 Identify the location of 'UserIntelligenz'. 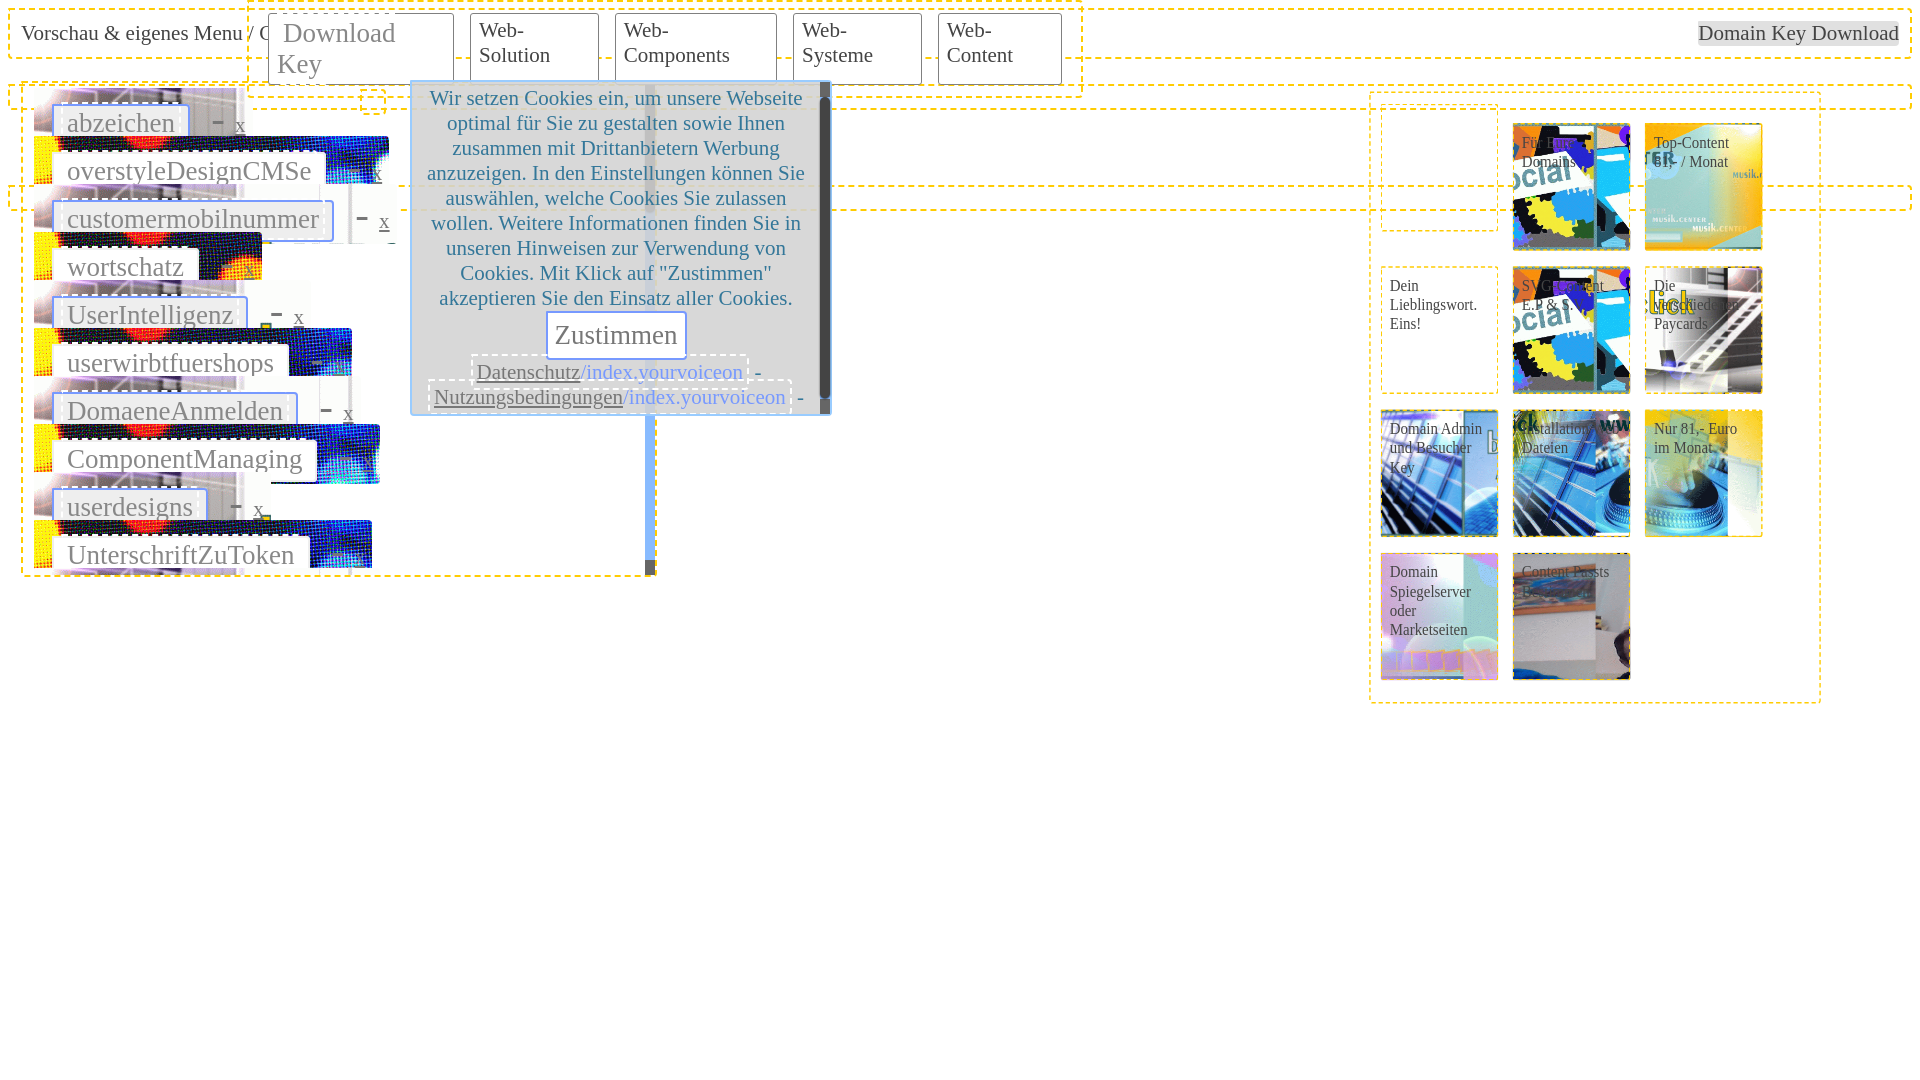
(148, 315).